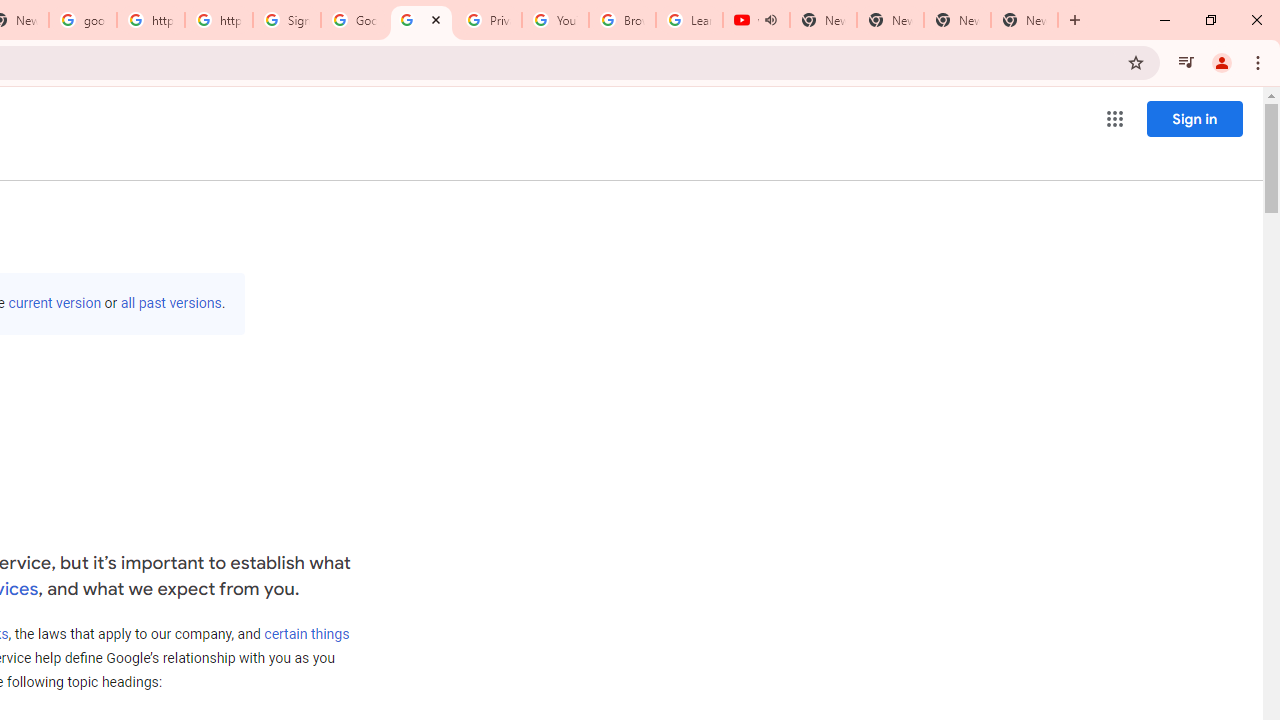 This screenshot has width=1280, height=720. Describe the element at coordinates (150, 20) in the screenshot. I see `'https://scholar.google.com/'` at that location.